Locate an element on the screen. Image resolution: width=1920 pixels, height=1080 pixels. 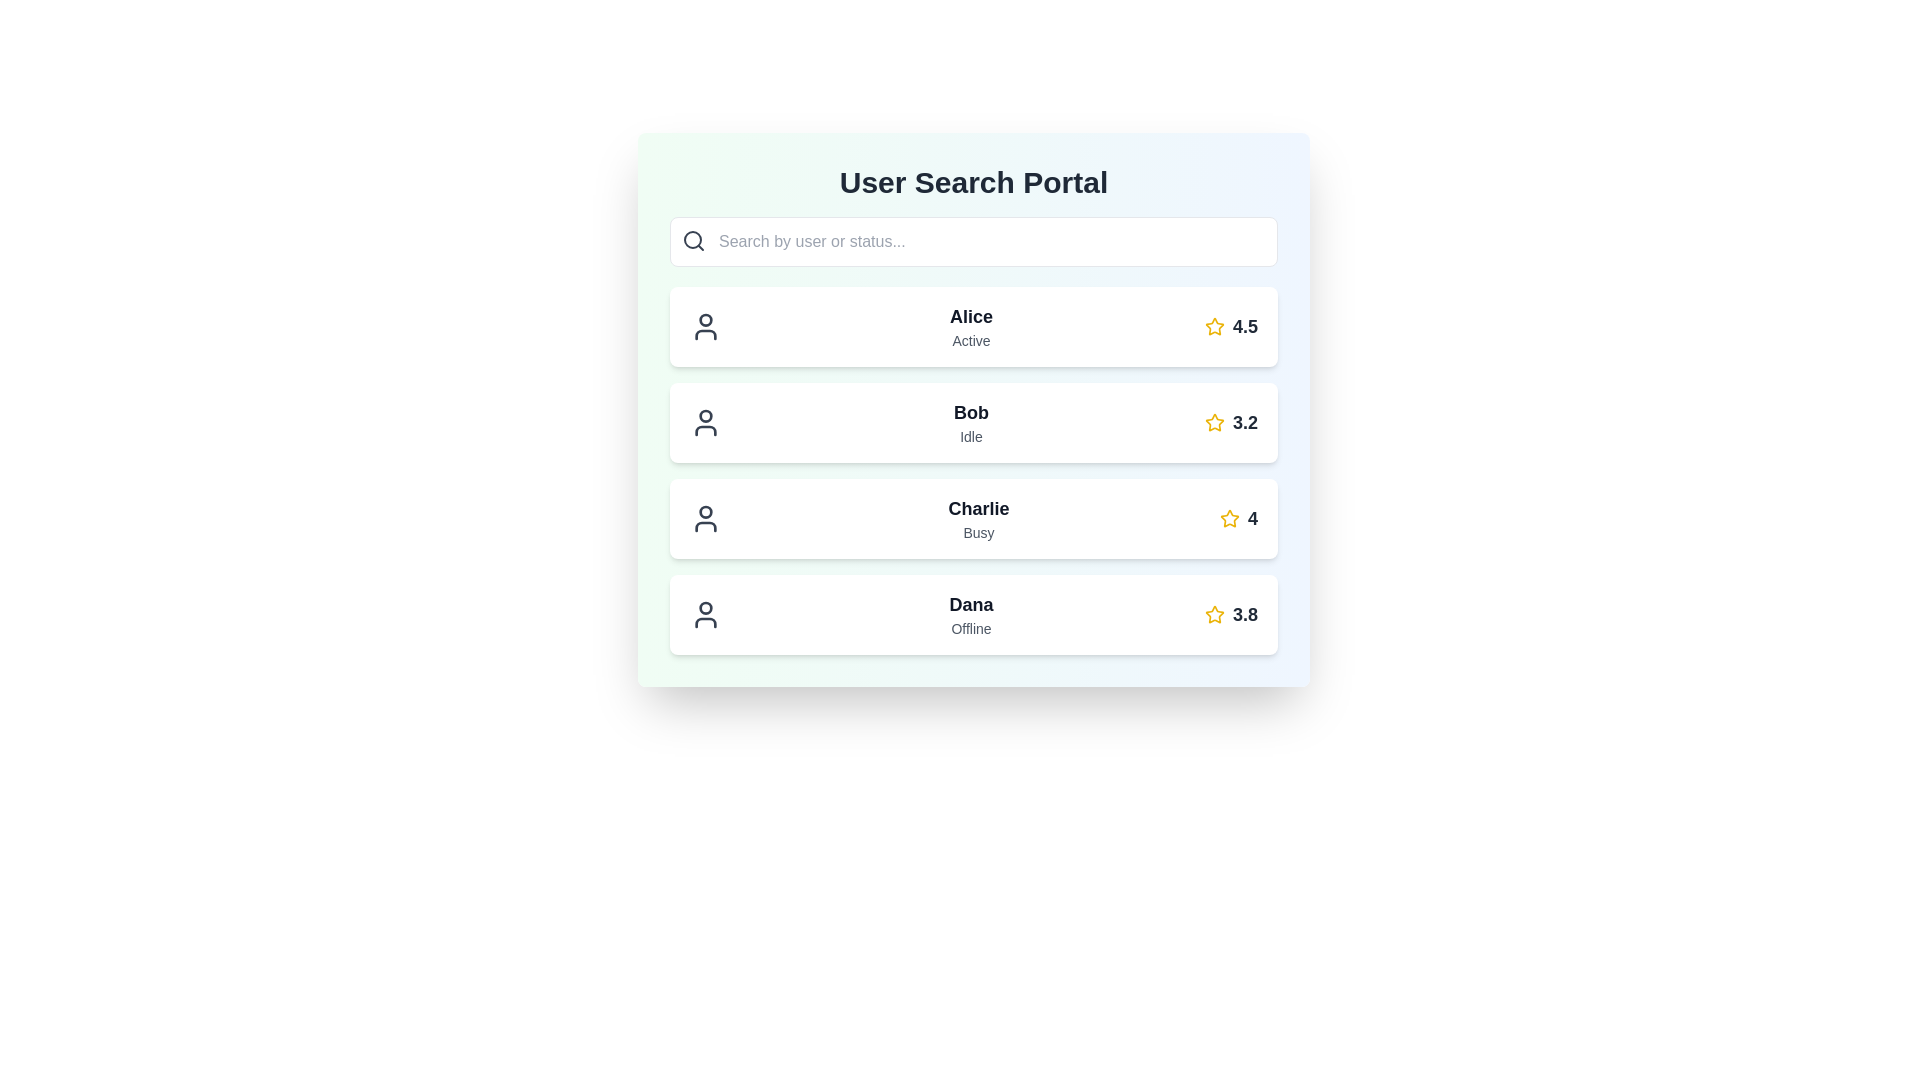
the user icon representing 'Dana', which is positioned as the first element on the far left of the row containing user details is located at coordinates (705, 613).